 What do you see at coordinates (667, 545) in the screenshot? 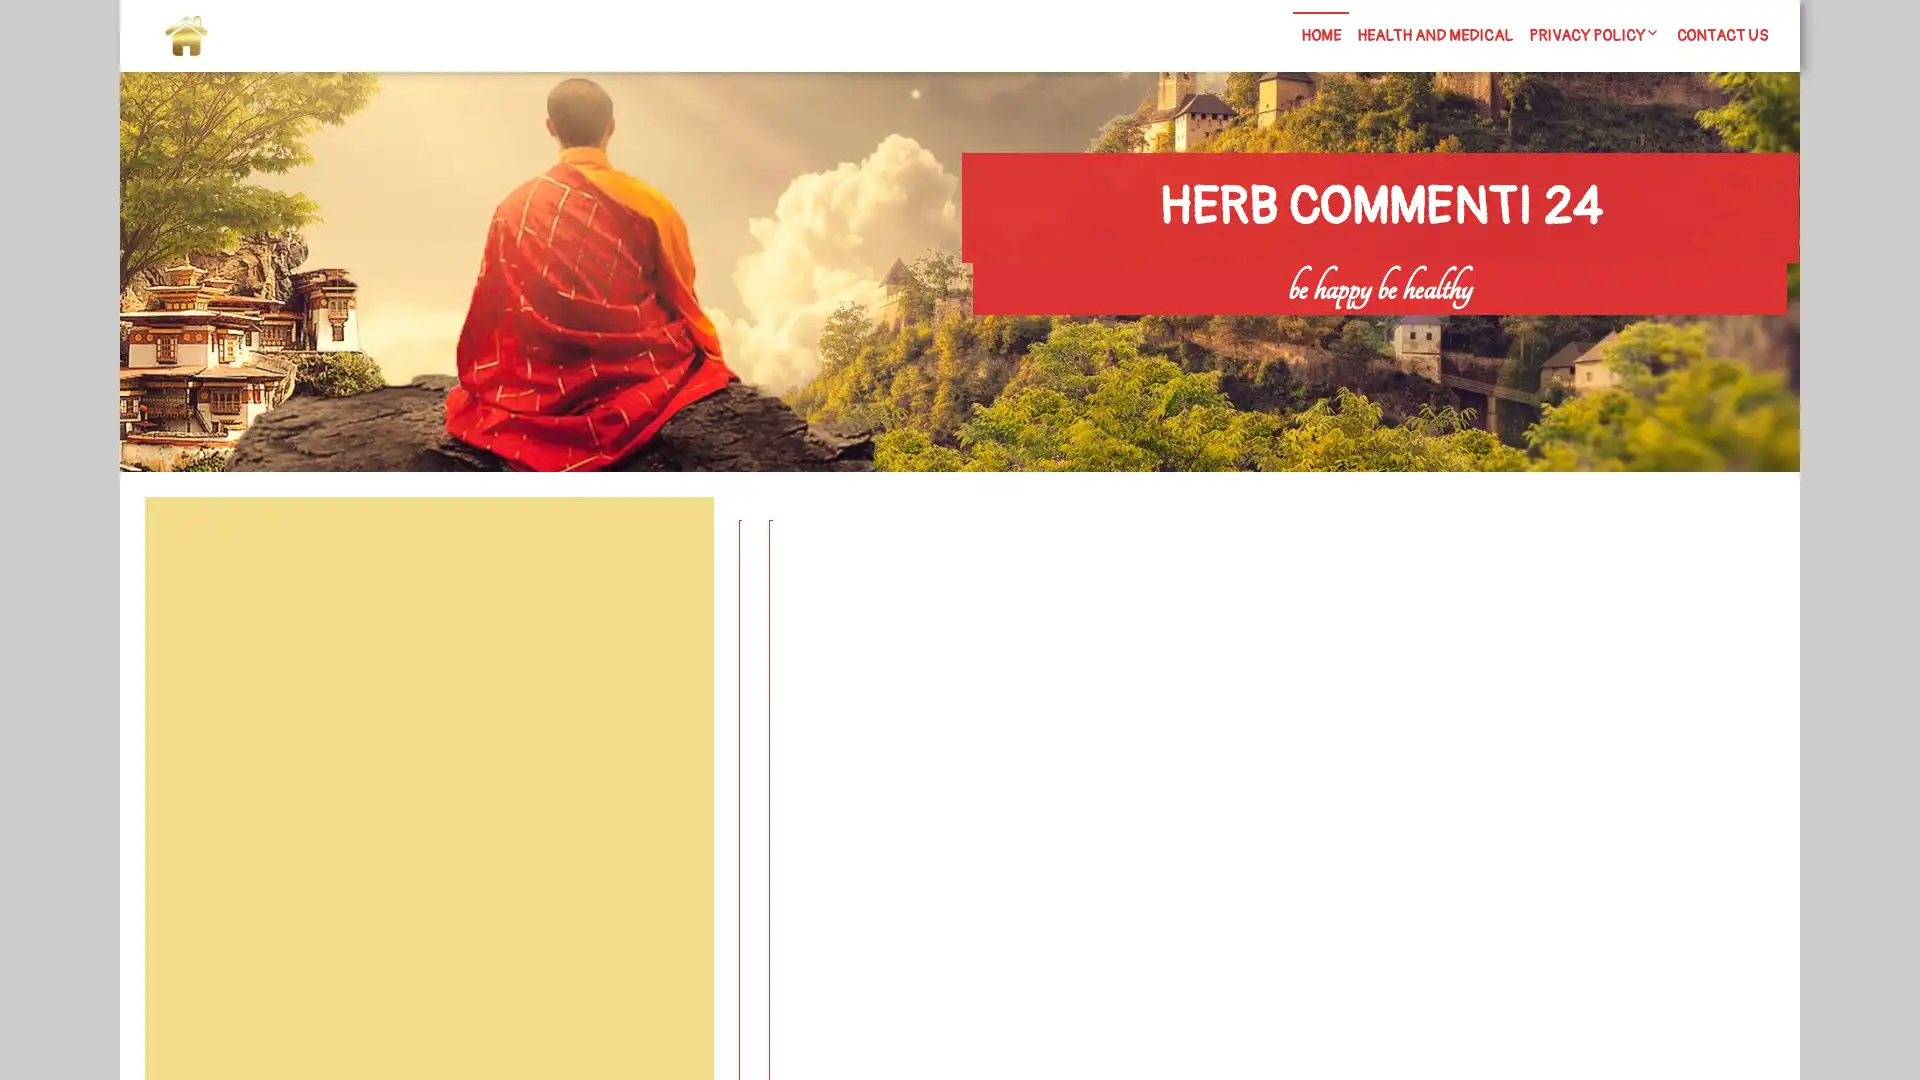
I see `Search` at bounding box center [667, 545].